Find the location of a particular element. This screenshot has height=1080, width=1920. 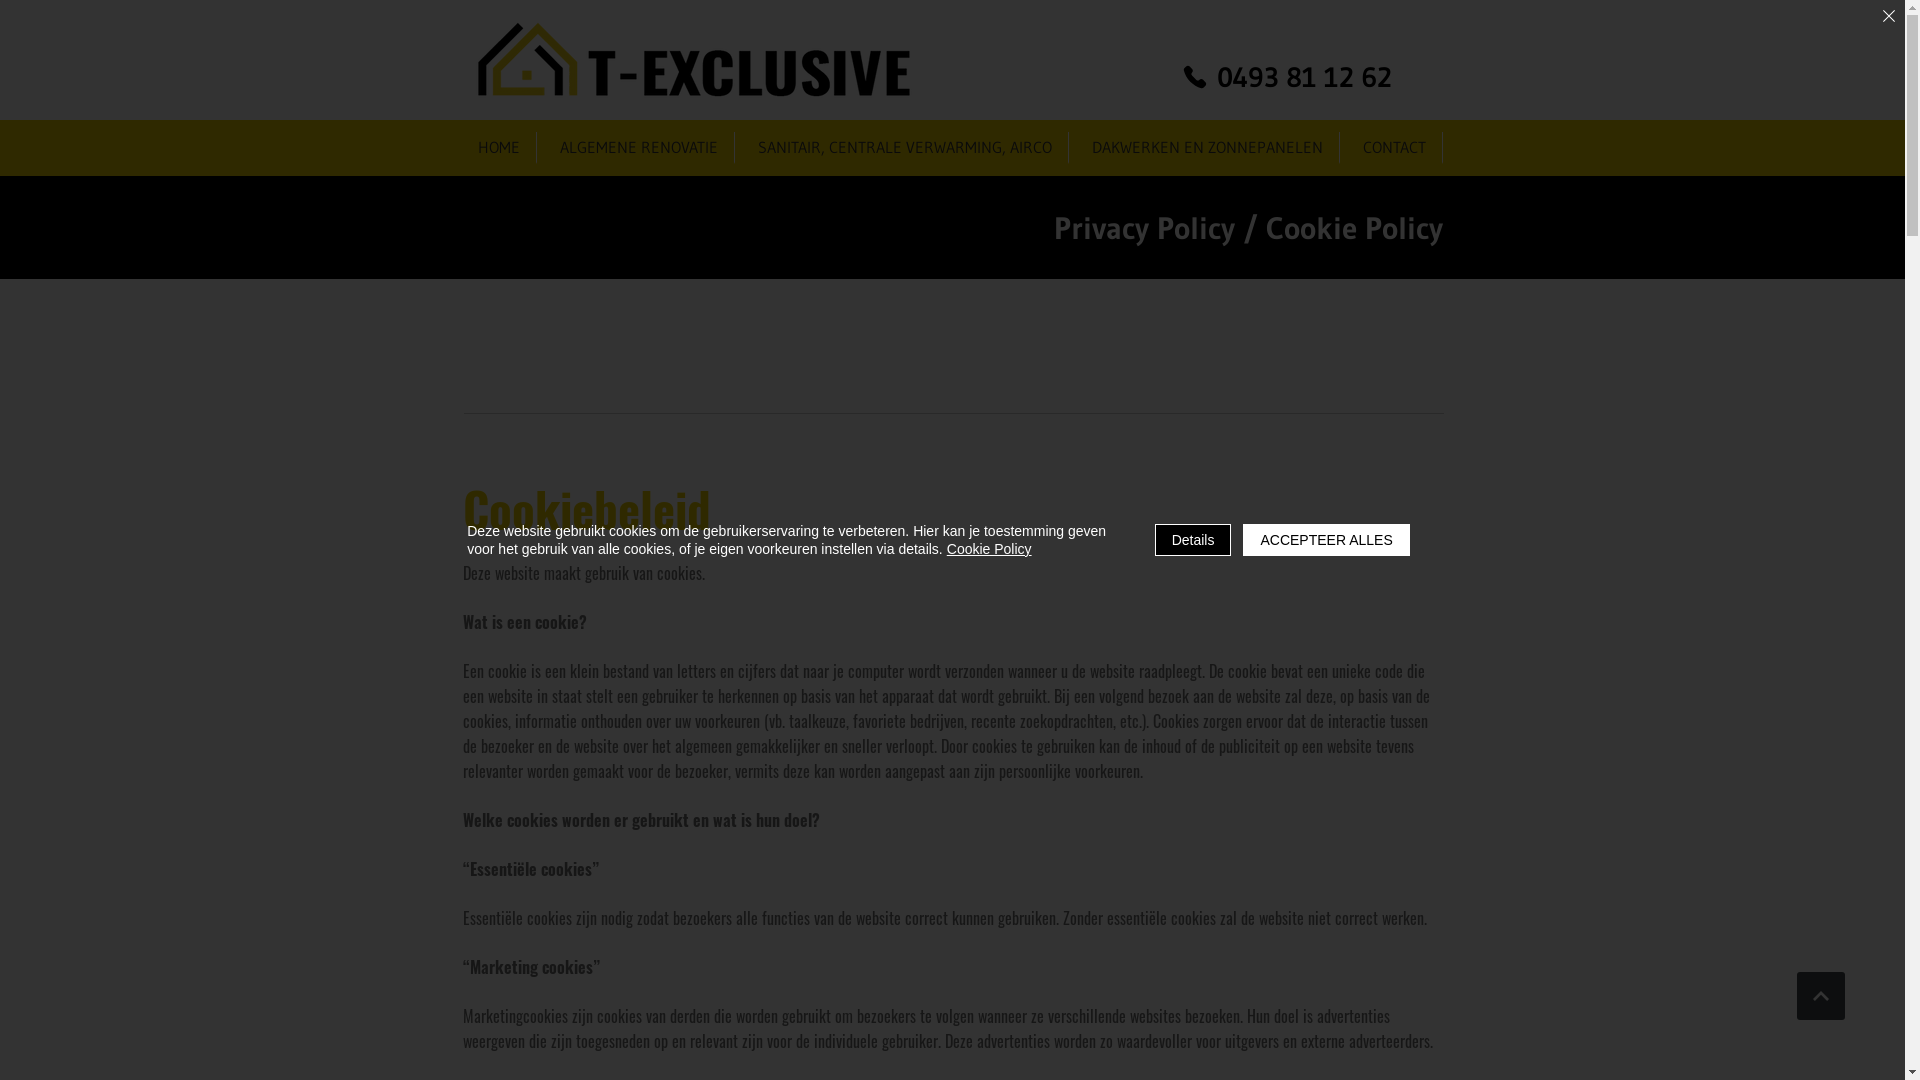

'Cookie Policy' is located at coordinates (989, 548).